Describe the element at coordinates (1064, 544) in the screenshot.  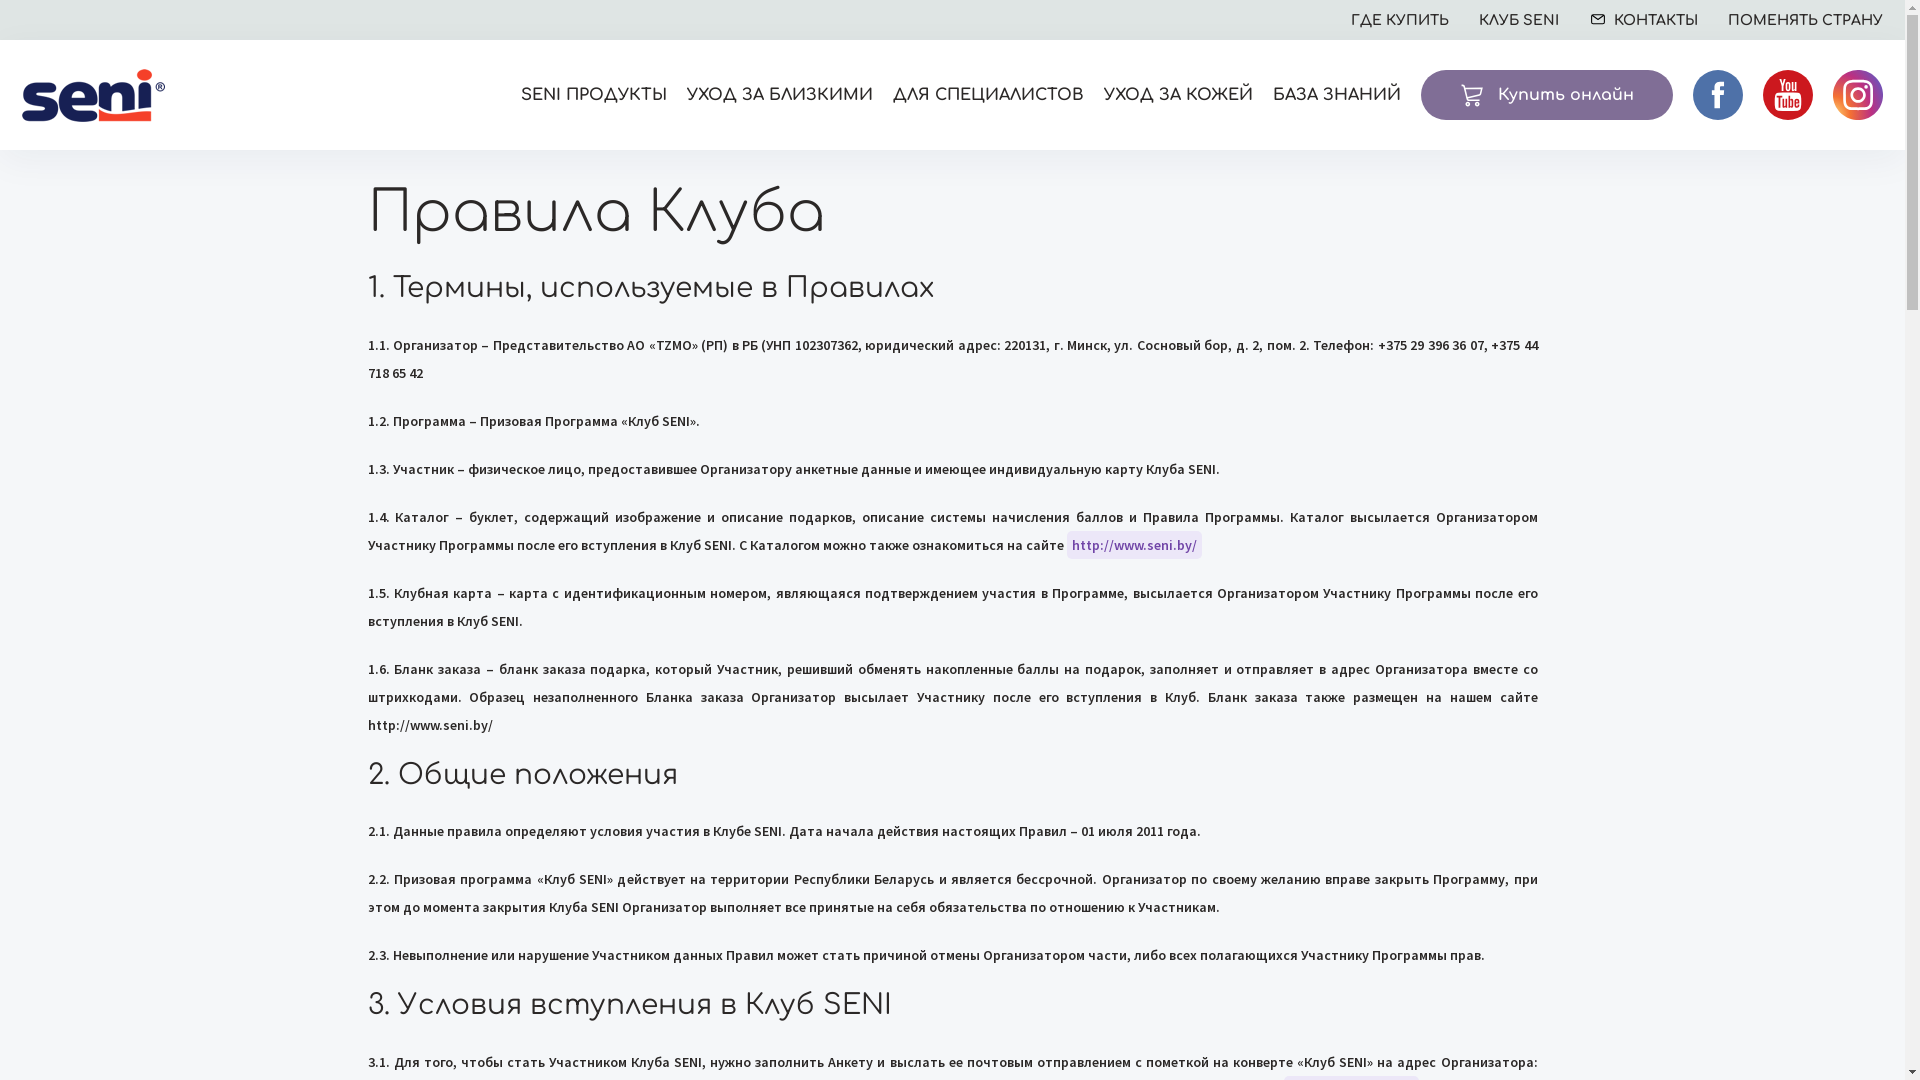
I see `'http://www.seni.by/'` at that location.